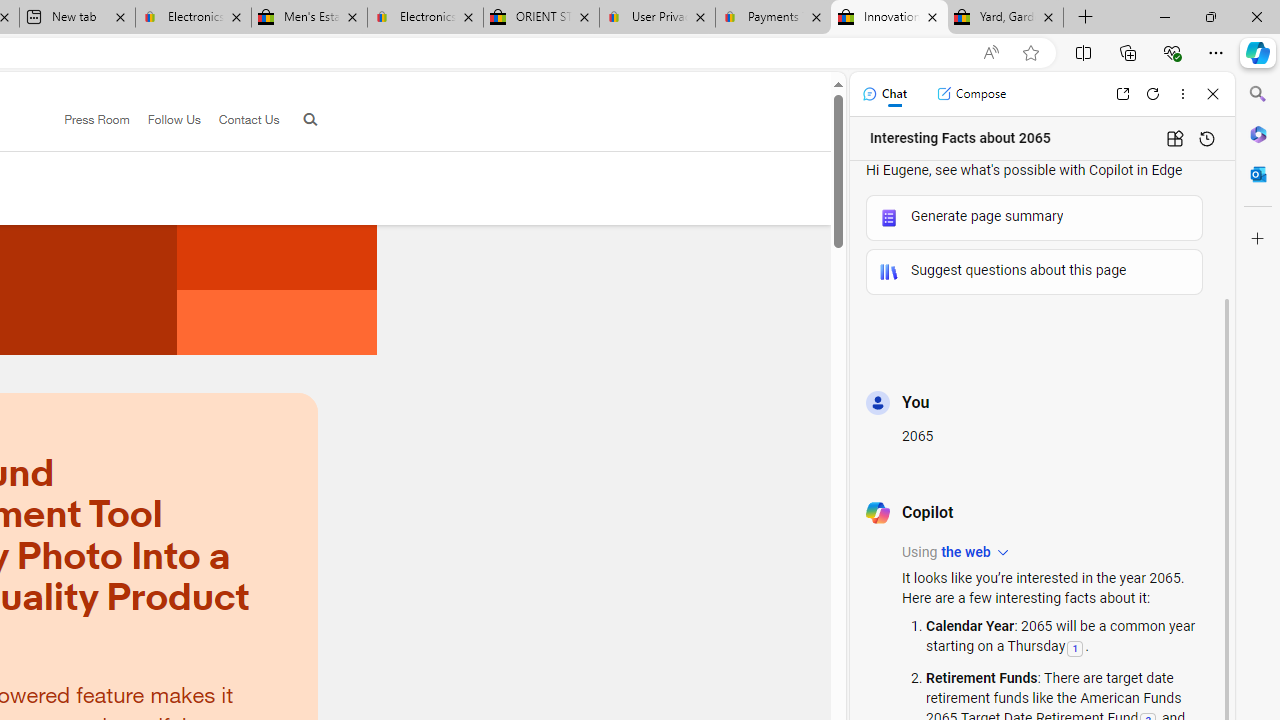 Image resolution: width=1280 pixels, height=720 pixels. I want to click on 'Contact Us', so click(240, 120).